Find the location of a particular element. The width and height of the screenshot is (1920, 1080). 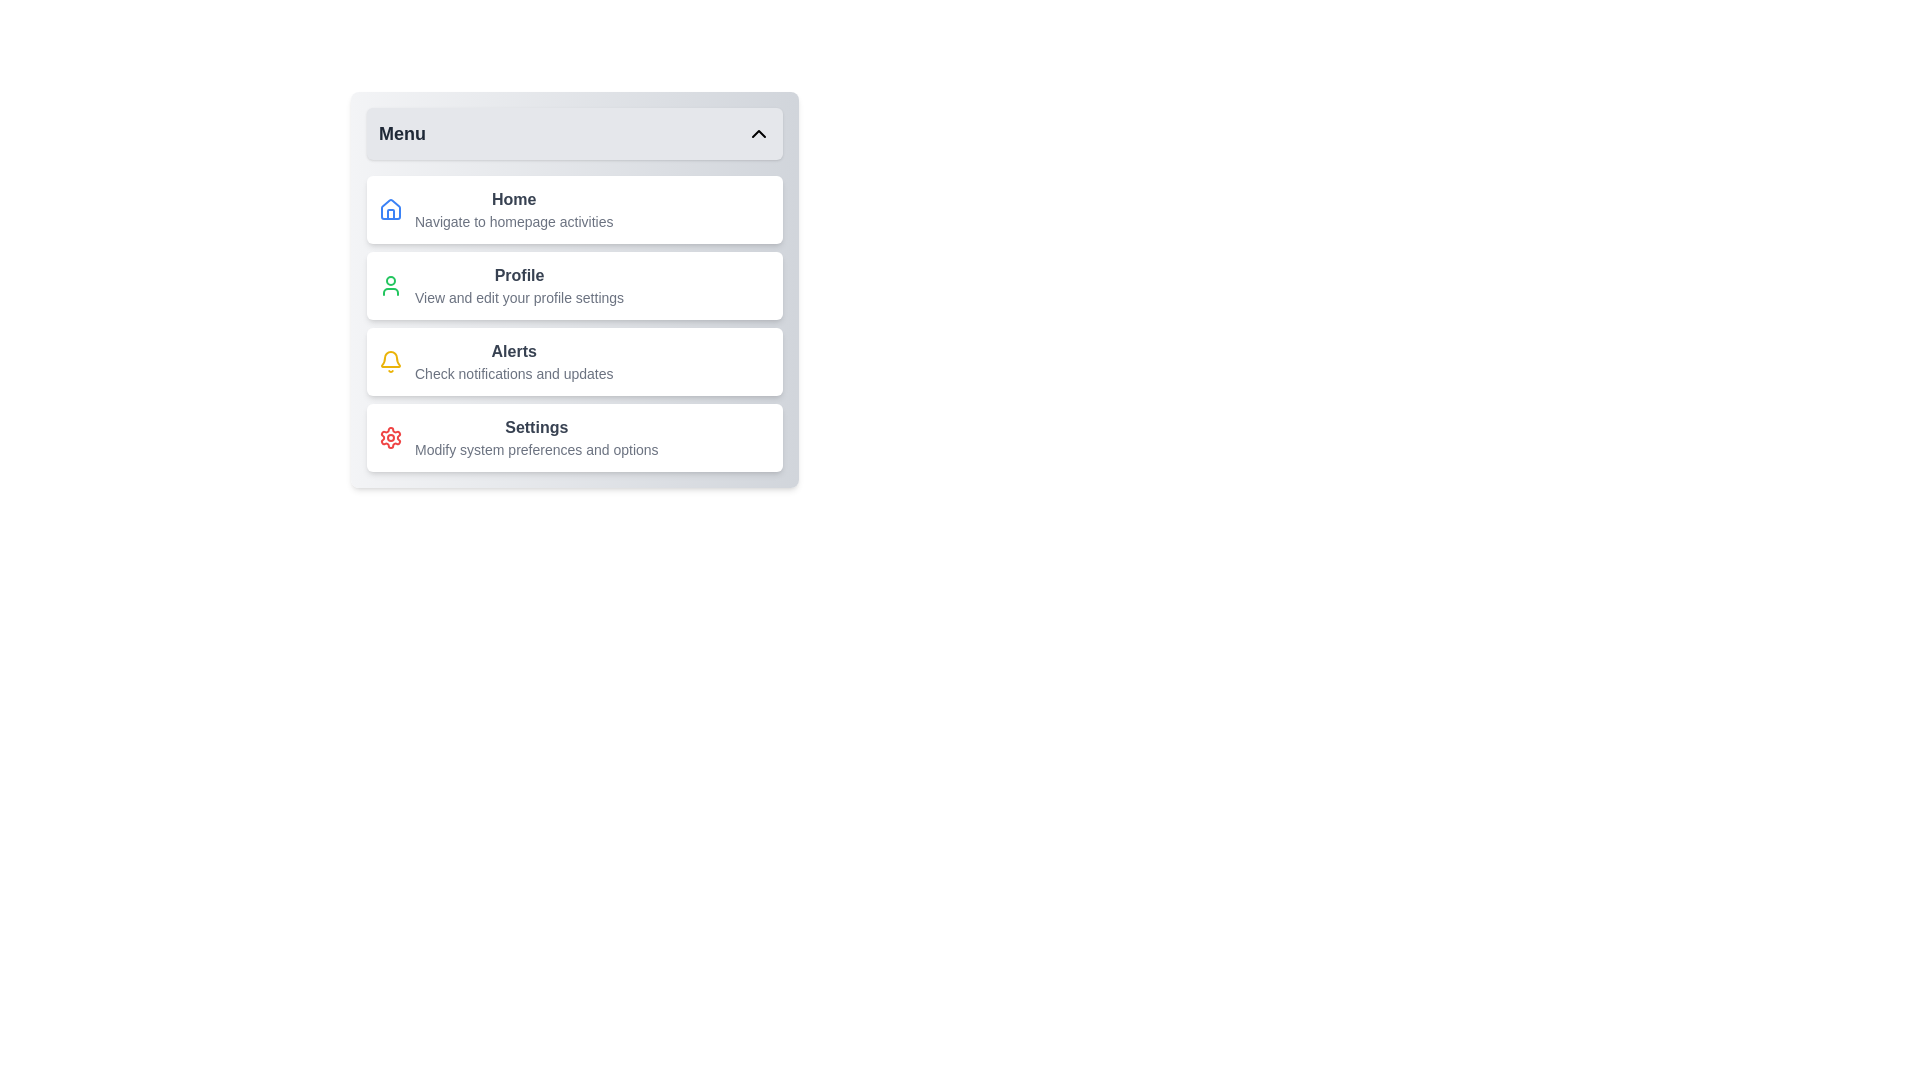

the Settings icon in the menu is located at coordinates (390, 437).